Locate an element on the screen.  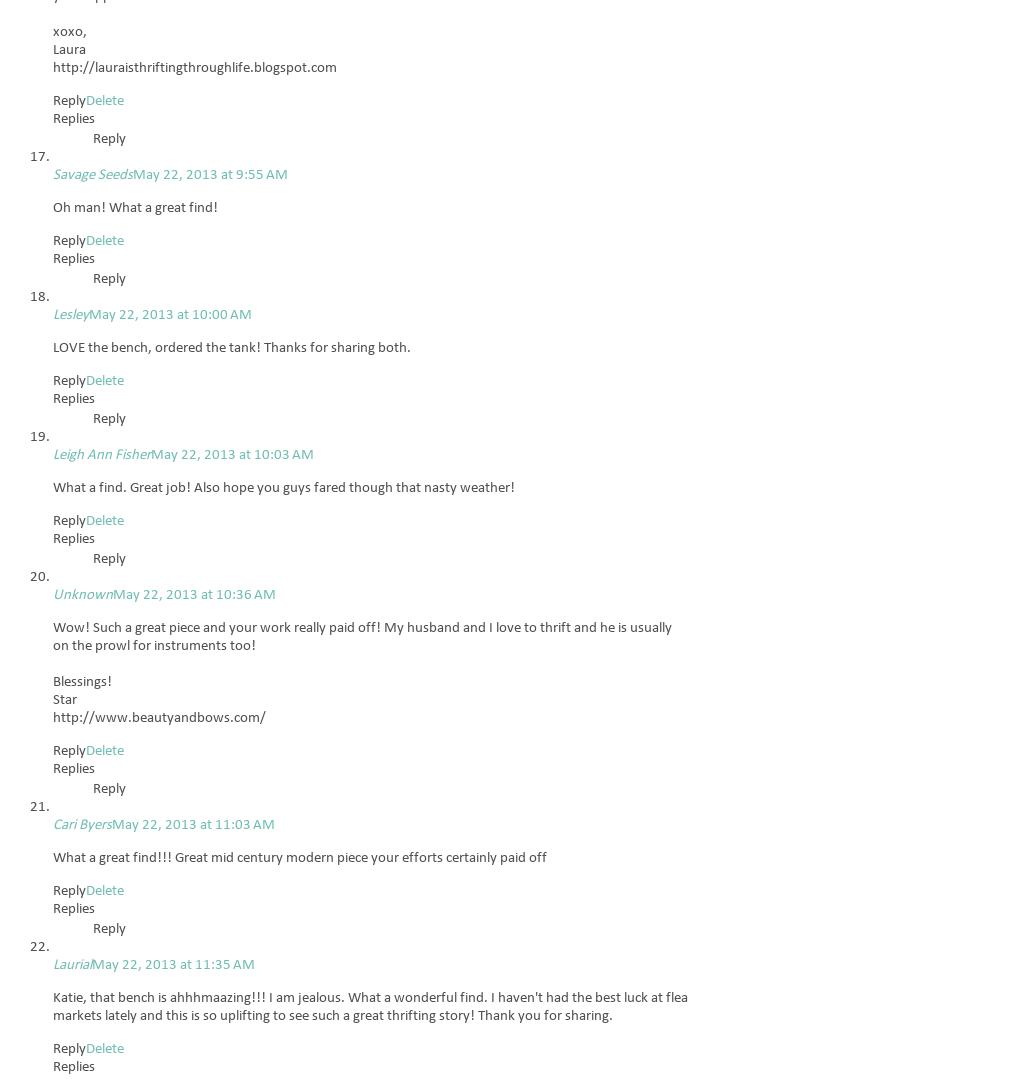
'Laurial' is located at coordinates (71, 964).